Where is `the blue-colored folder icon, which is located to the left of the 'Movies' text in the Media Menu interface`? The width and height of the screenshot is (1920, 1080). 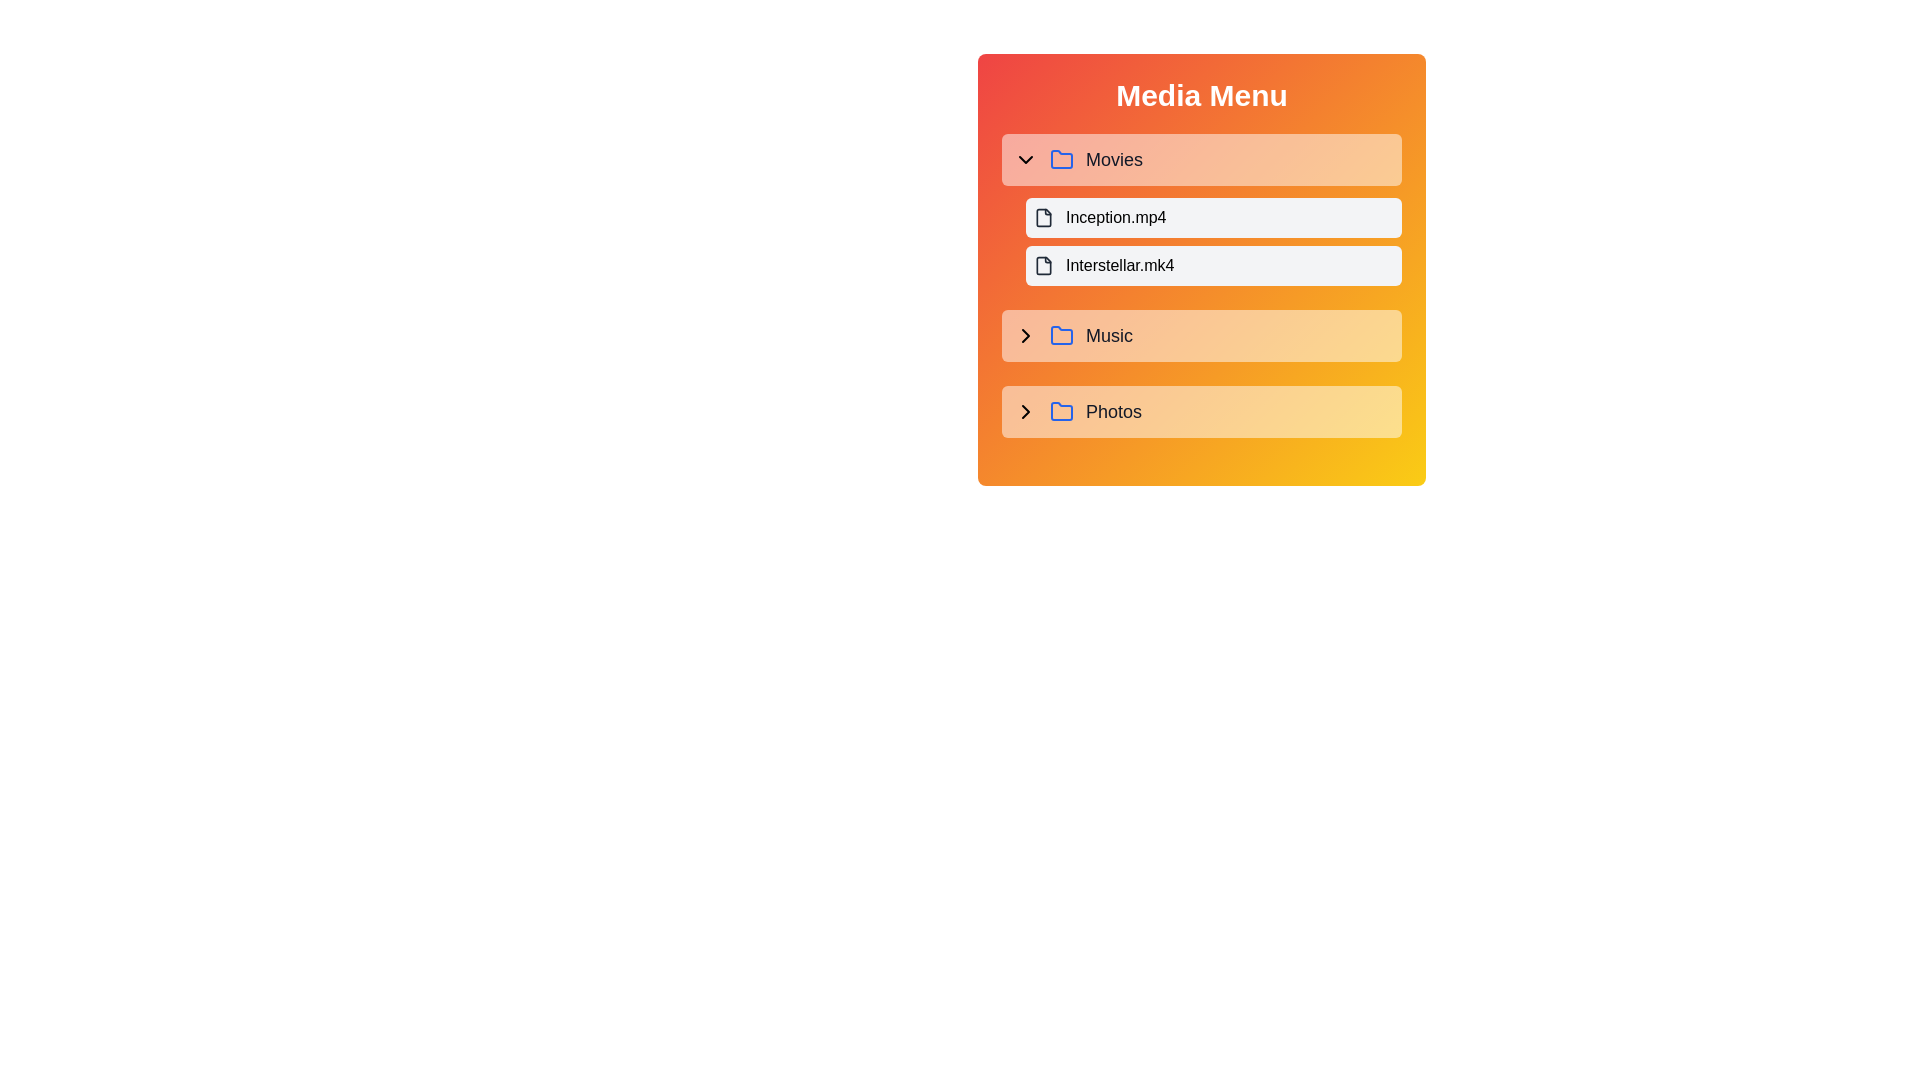
the blue-colored folder icon, which is located to the left of the 'Movies' text in the Media Menu interface is located at coordinates (1060, 158).